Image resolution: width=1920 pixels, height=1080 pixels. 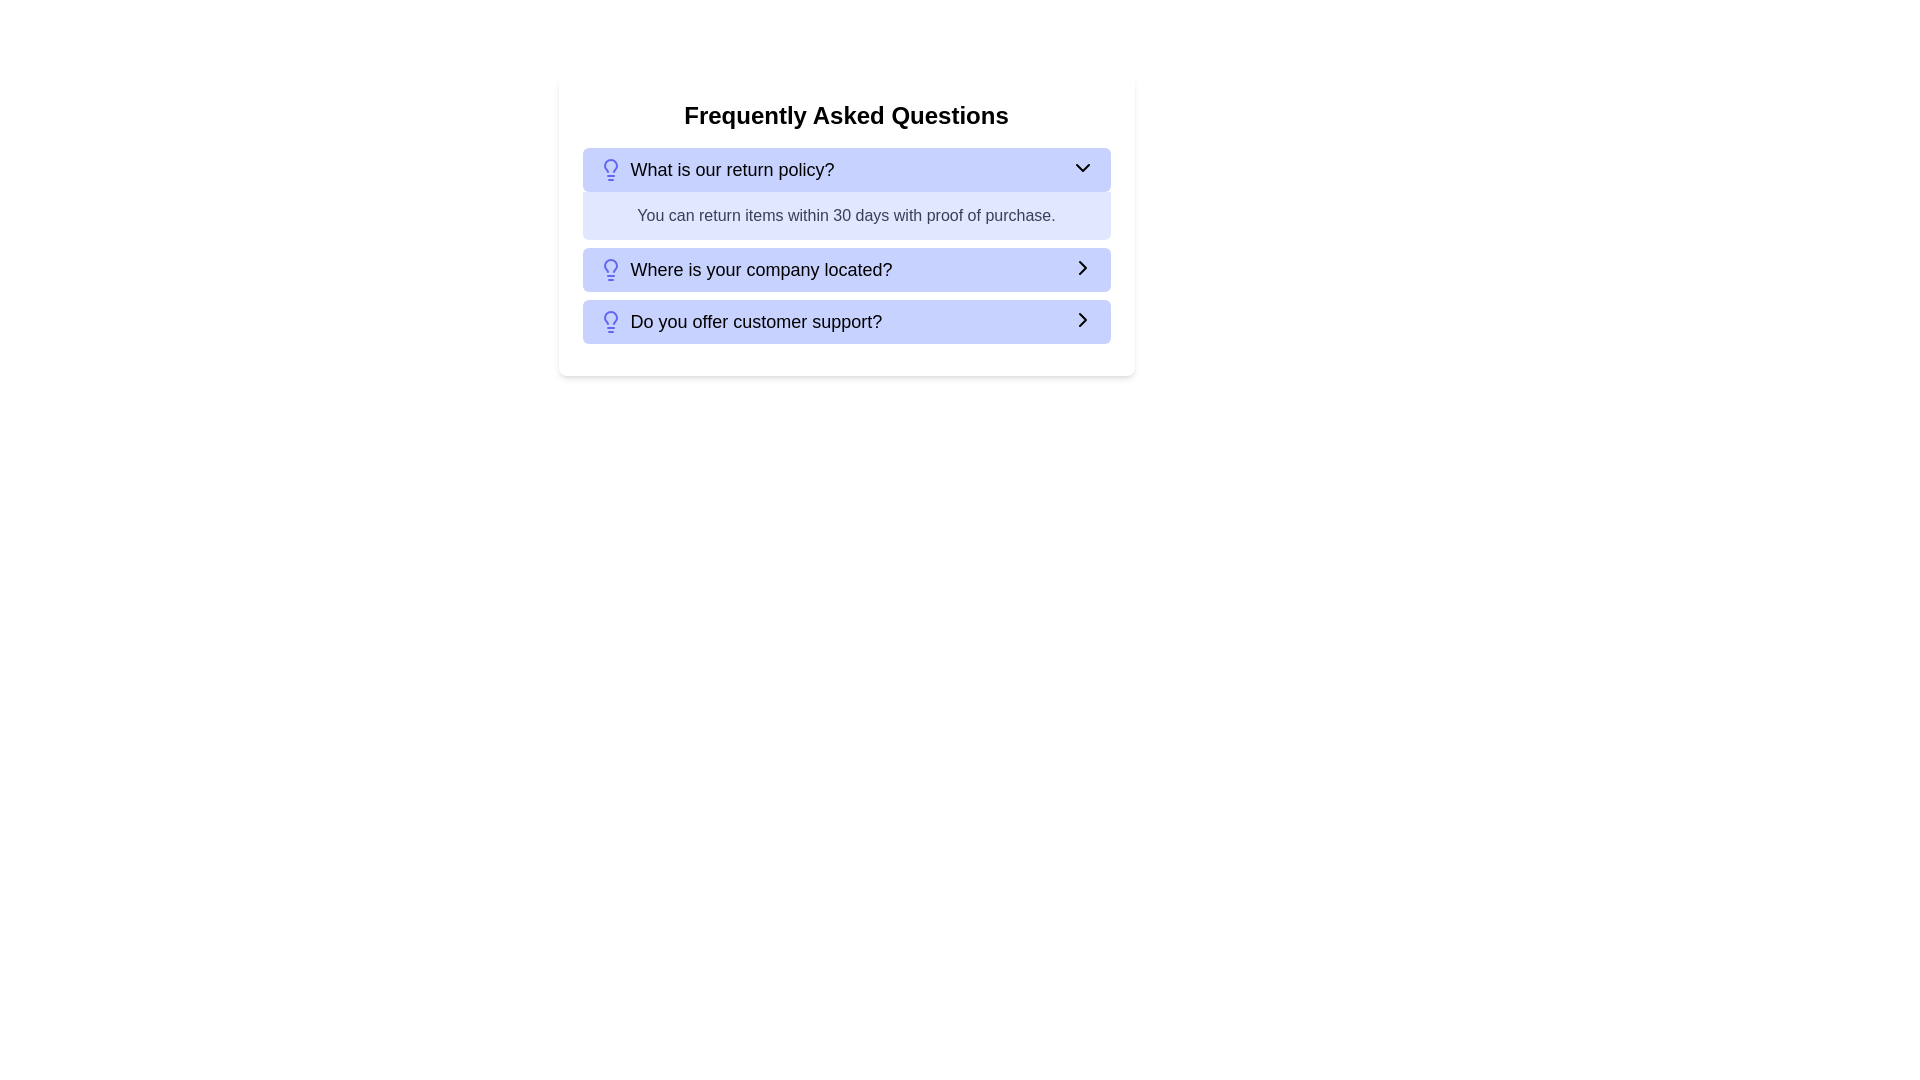 What do you see at coordinates (1081, 266) in the screenshot?
I see `the chevron icon on the right side of the blue rectangular background corresponding to the question 'Where is your company located?'` at bounding box center [1081, 266].